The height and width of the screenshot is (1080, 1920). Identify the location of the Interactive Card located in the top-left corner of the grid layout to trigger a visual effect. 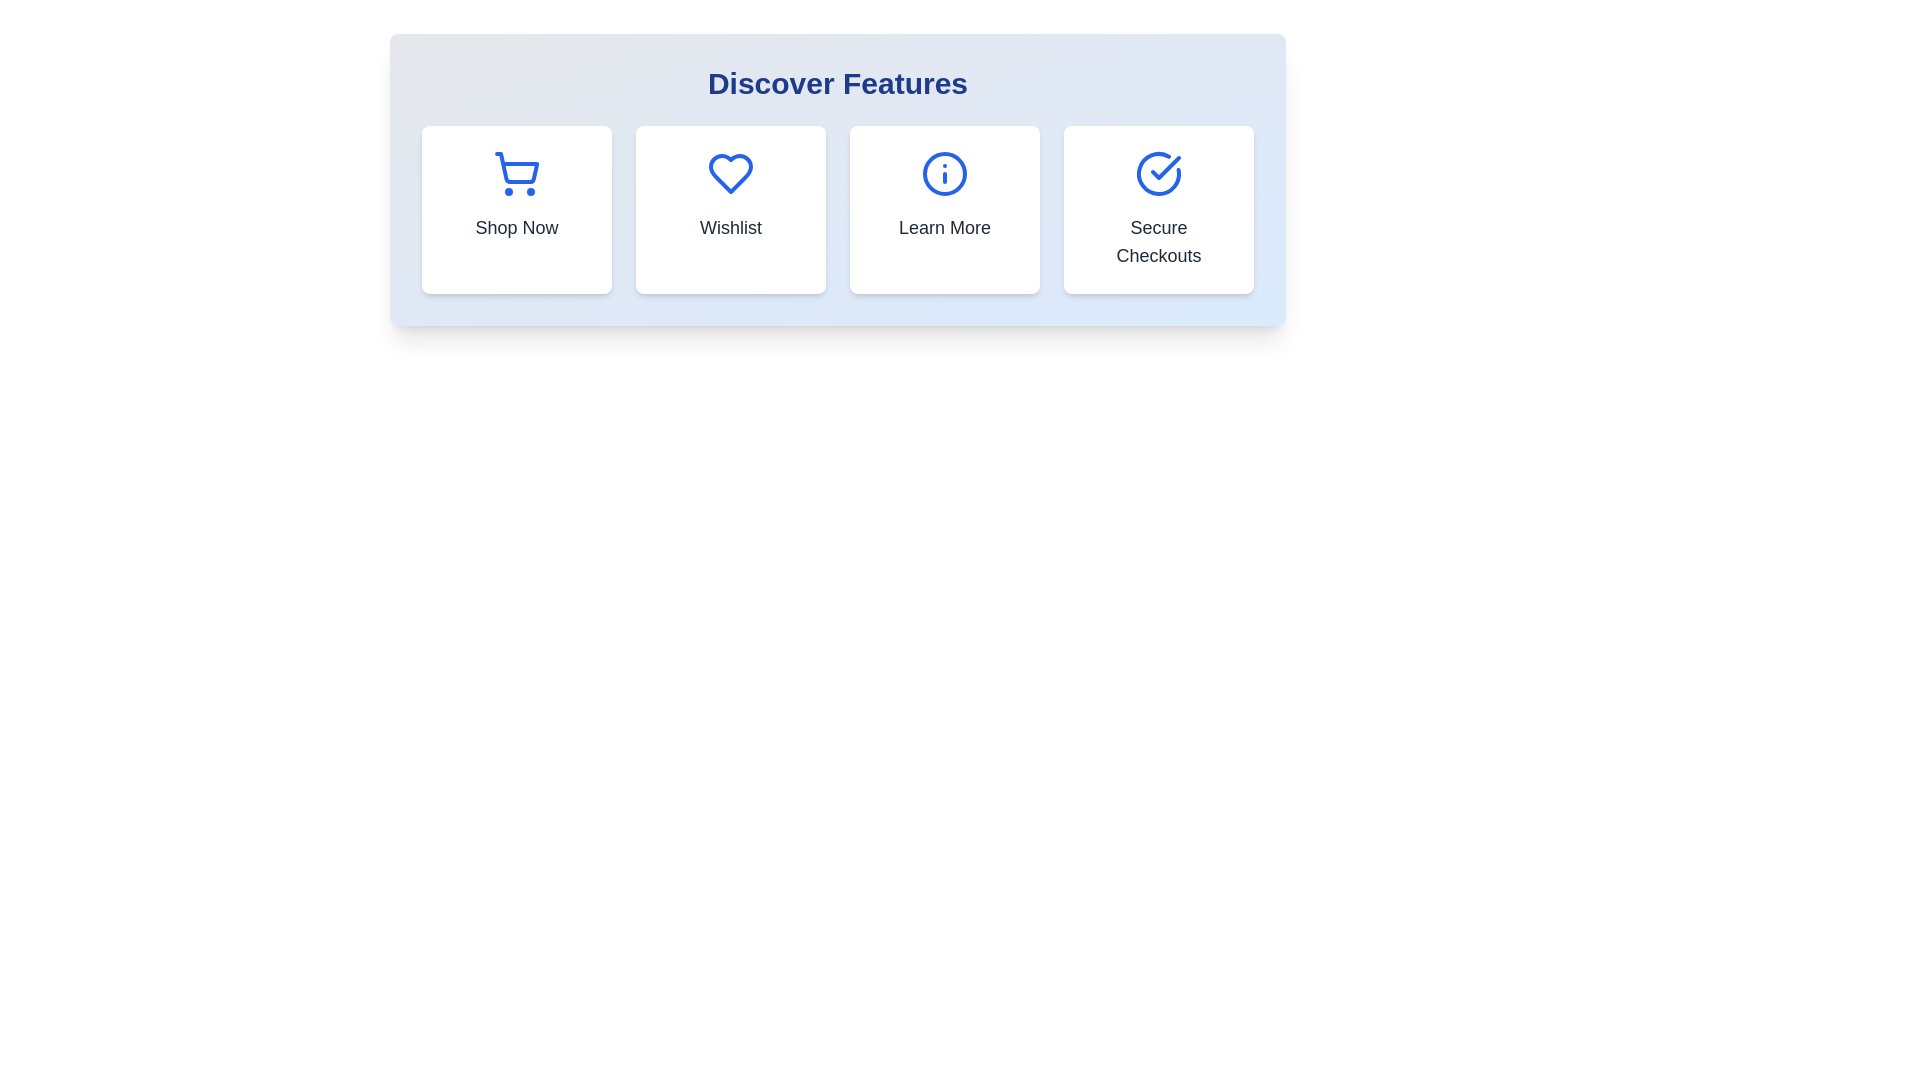
(517, 209).